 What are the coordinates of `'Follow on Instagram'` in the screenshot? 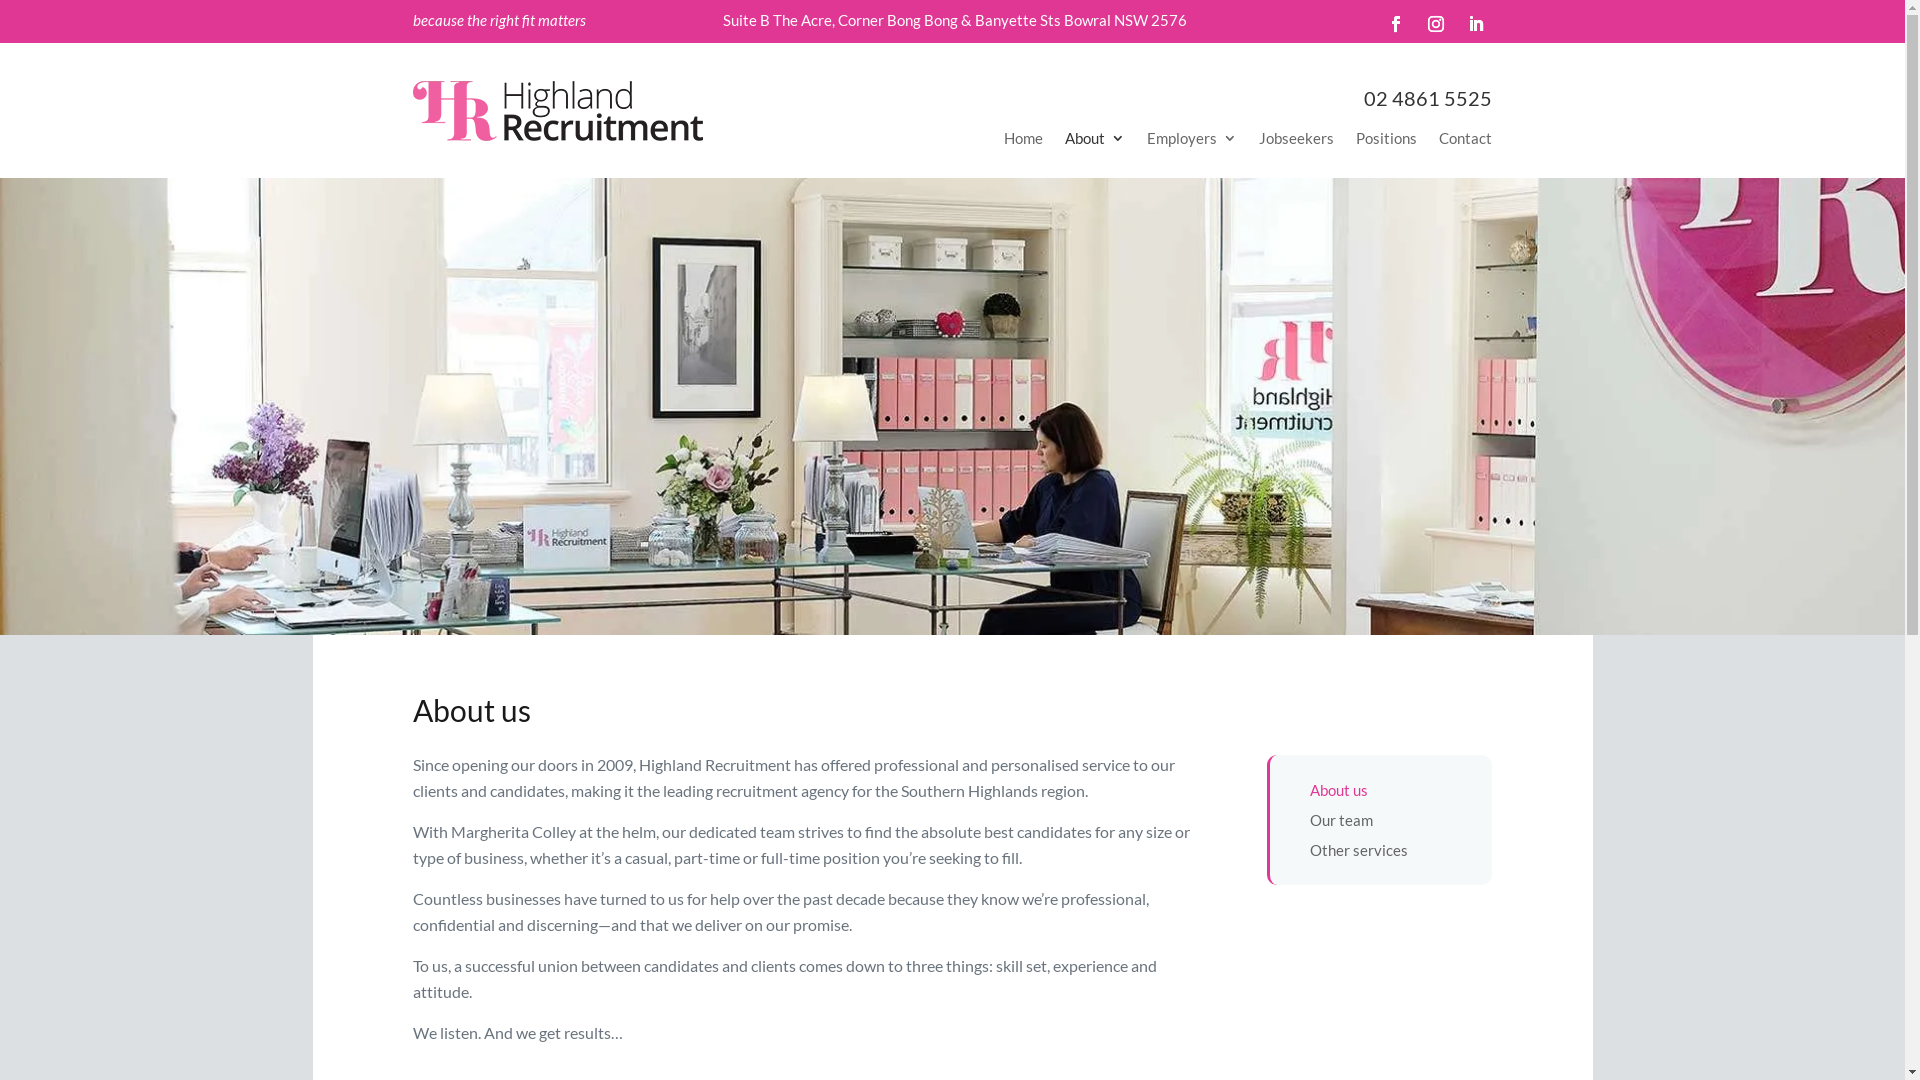 It's located at (1434, 23).